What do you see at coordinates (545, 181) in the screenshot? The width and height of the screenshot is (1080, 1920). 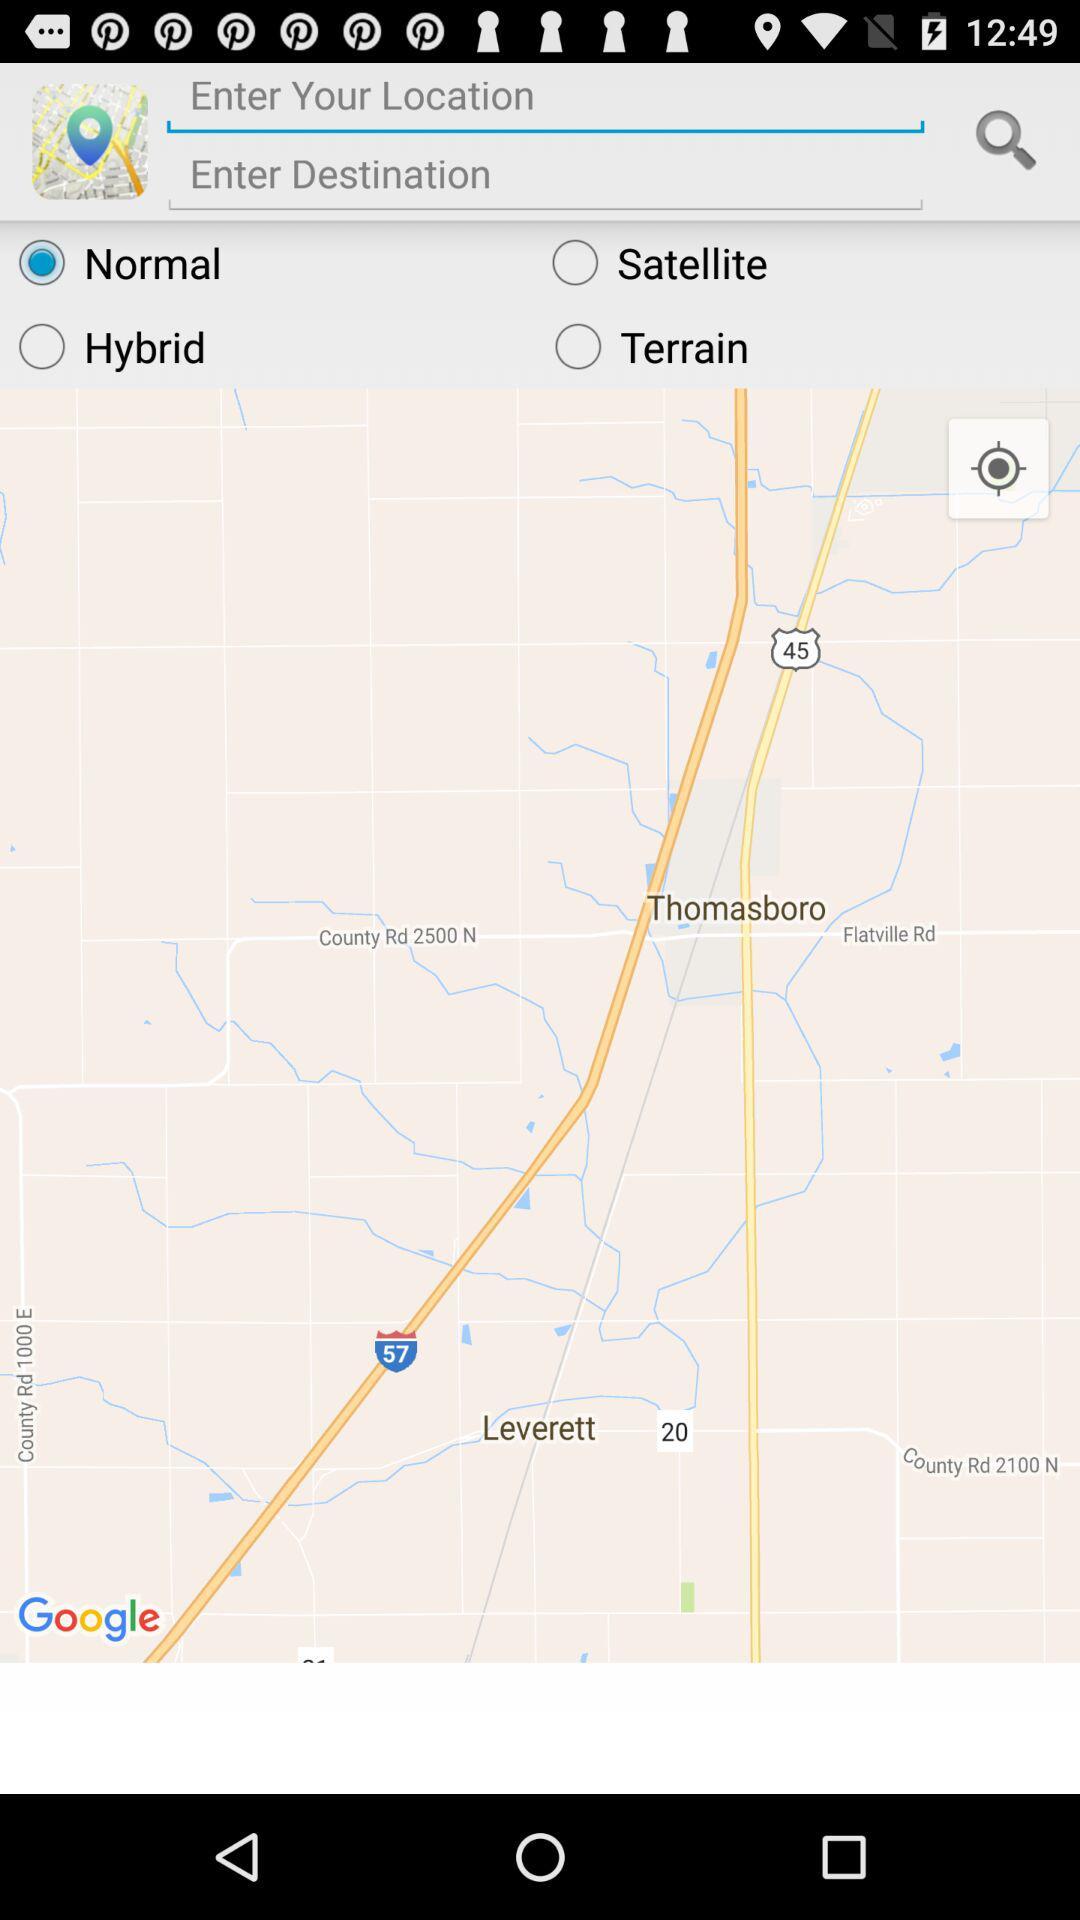 I see `input box` at bounding box center [545, 181].